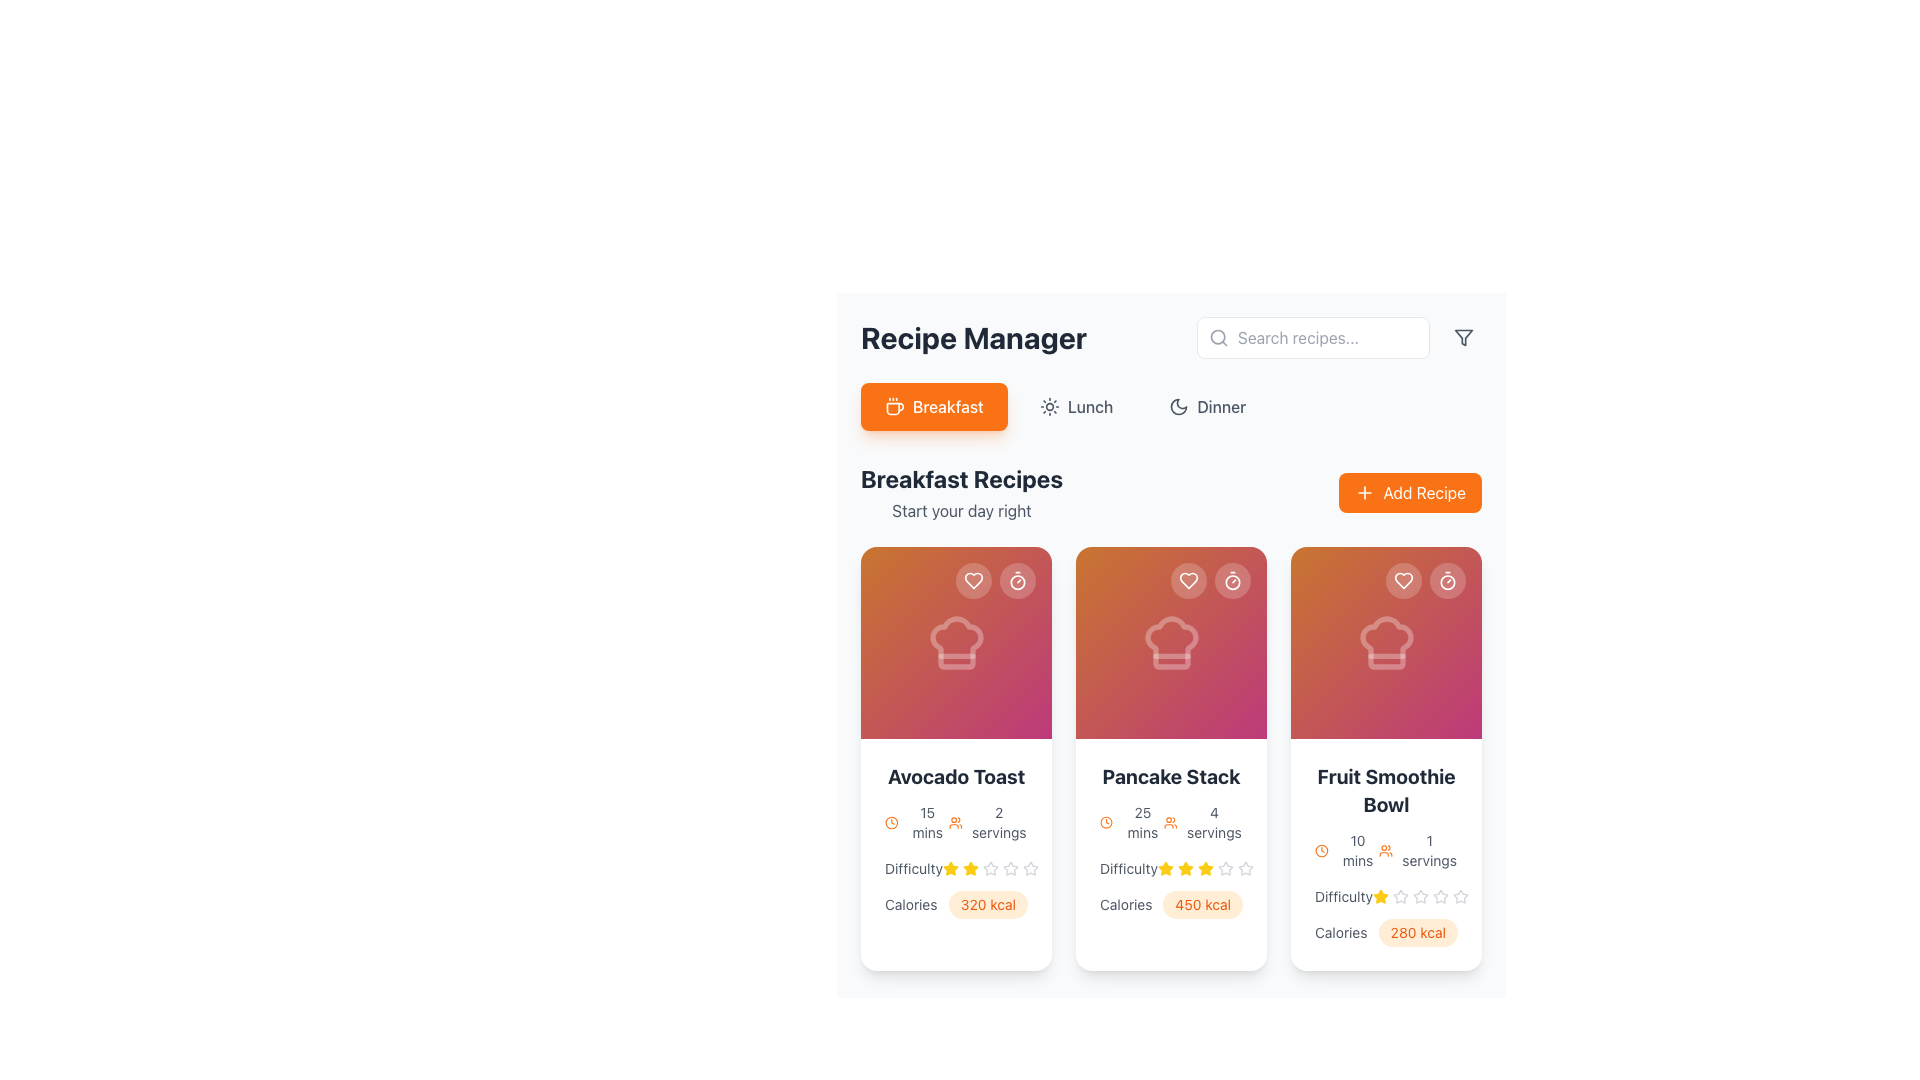  Describe the element at coordinates (1204, 867) in the screenshot. I see `the third star in the 5-star rating system under the 'Difficulty' label within the 'Pancake Stack' card, located under the 'Breakfast Recipes' heading` at that location.